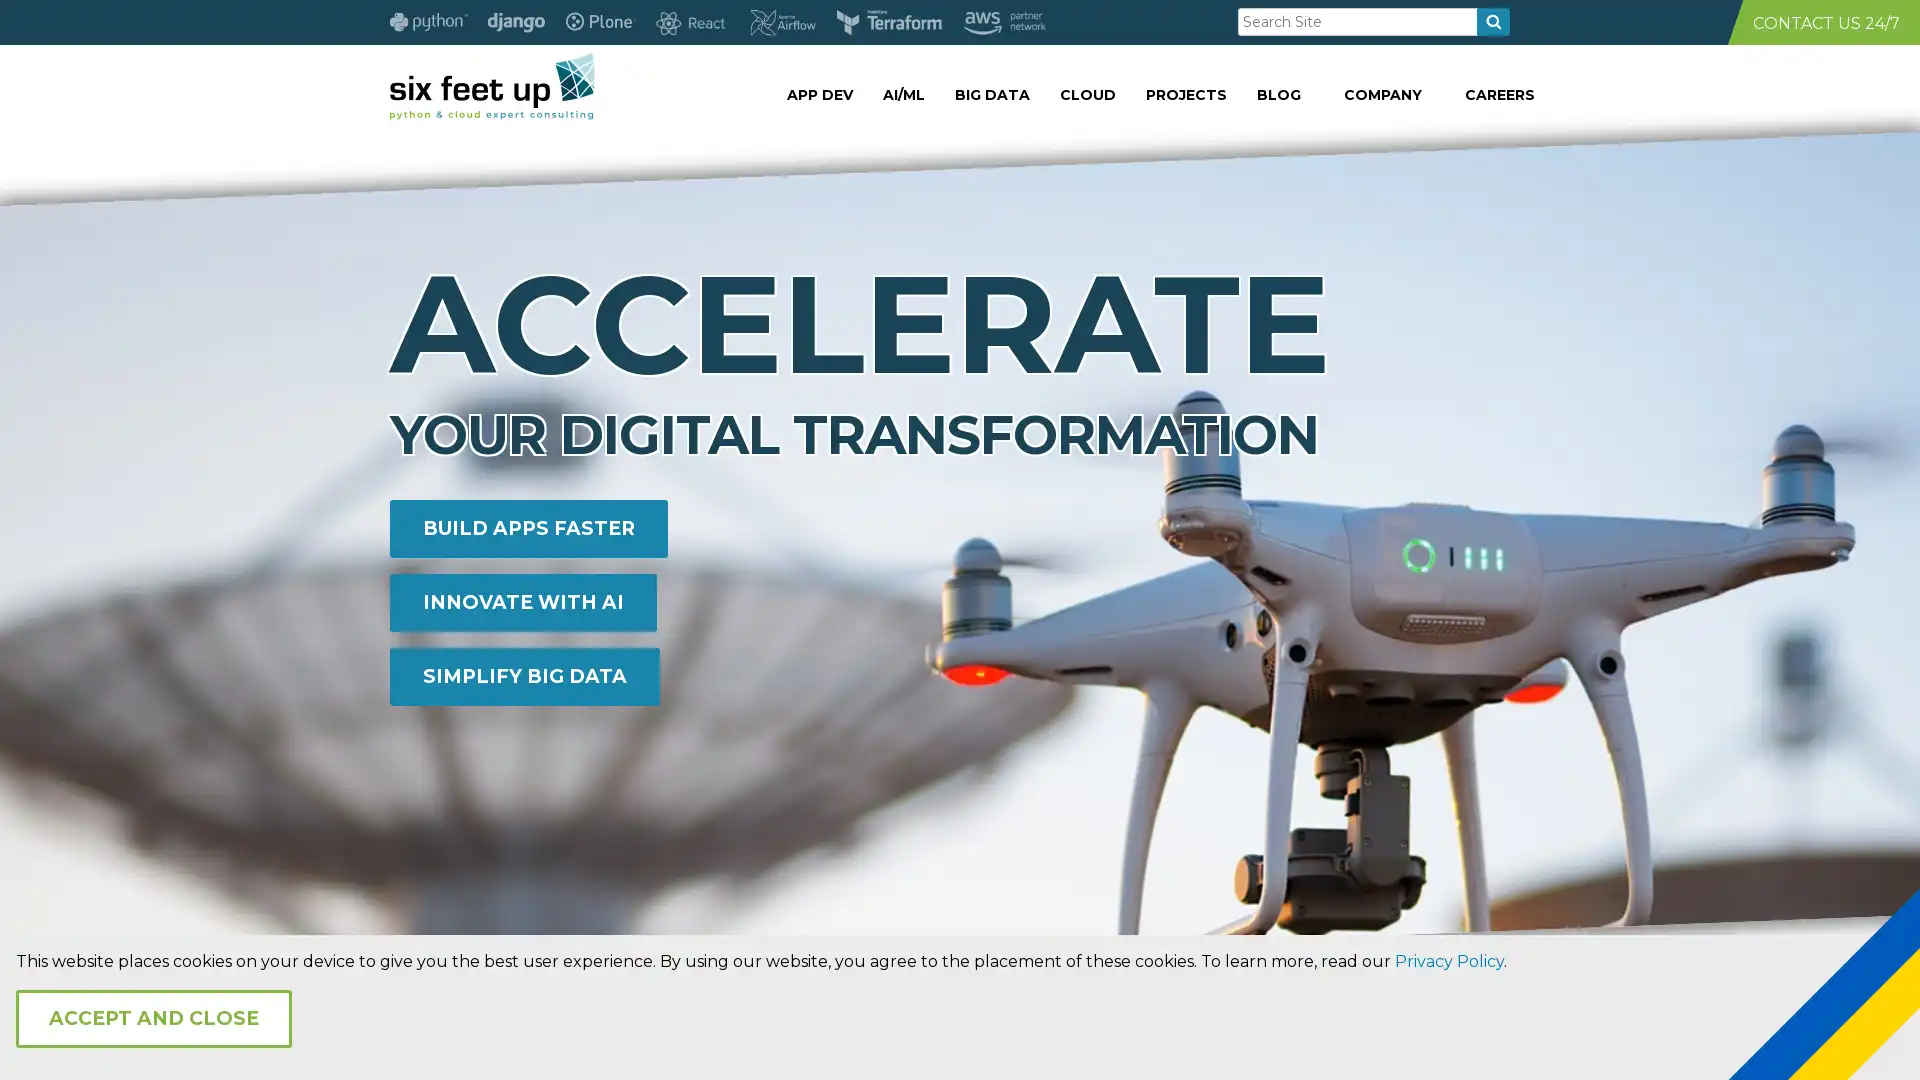  What do you see at coordinates (1533, 92) in the screenshot?
I see `Company` at bounding box center [1533, 92].